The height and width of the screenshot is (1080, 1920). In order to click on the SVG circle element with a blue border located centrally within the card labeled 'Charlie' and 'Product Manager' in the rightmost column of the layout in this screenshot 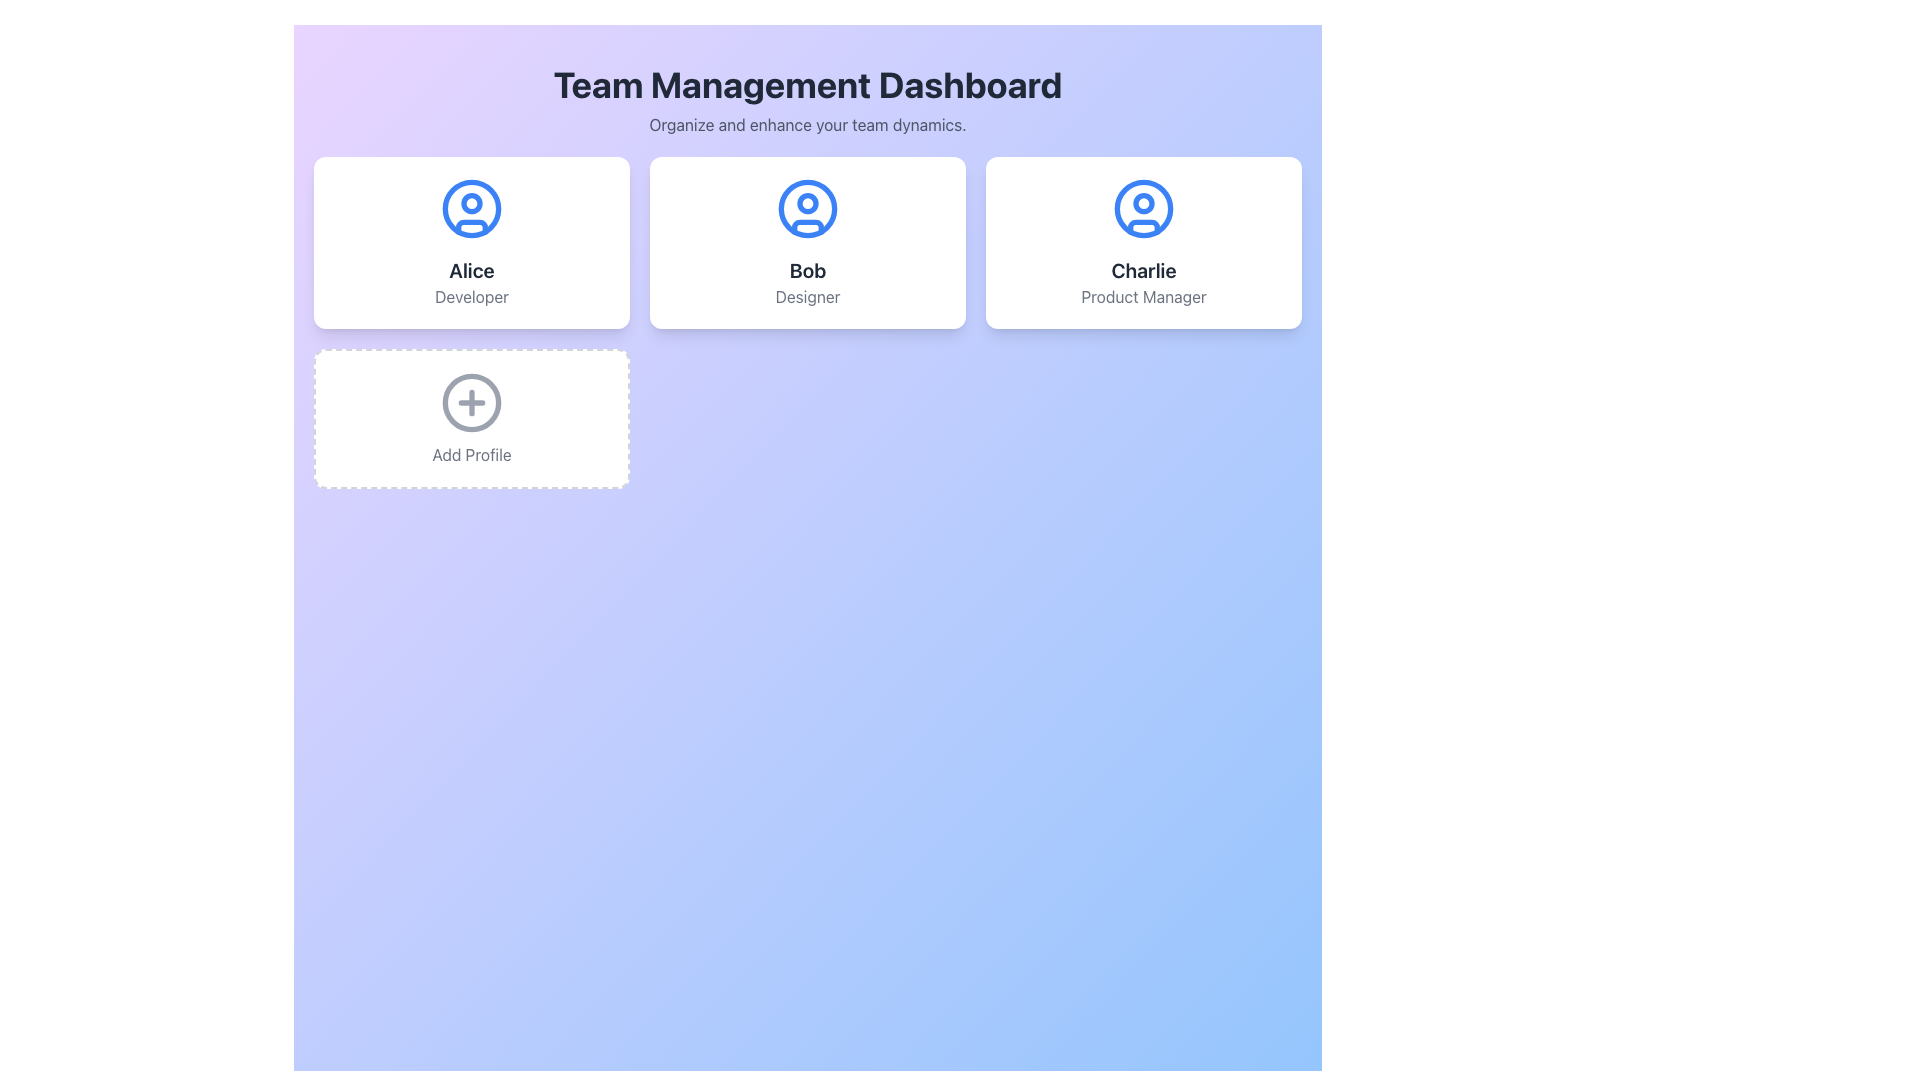, I will do `click(1143, 208)`.